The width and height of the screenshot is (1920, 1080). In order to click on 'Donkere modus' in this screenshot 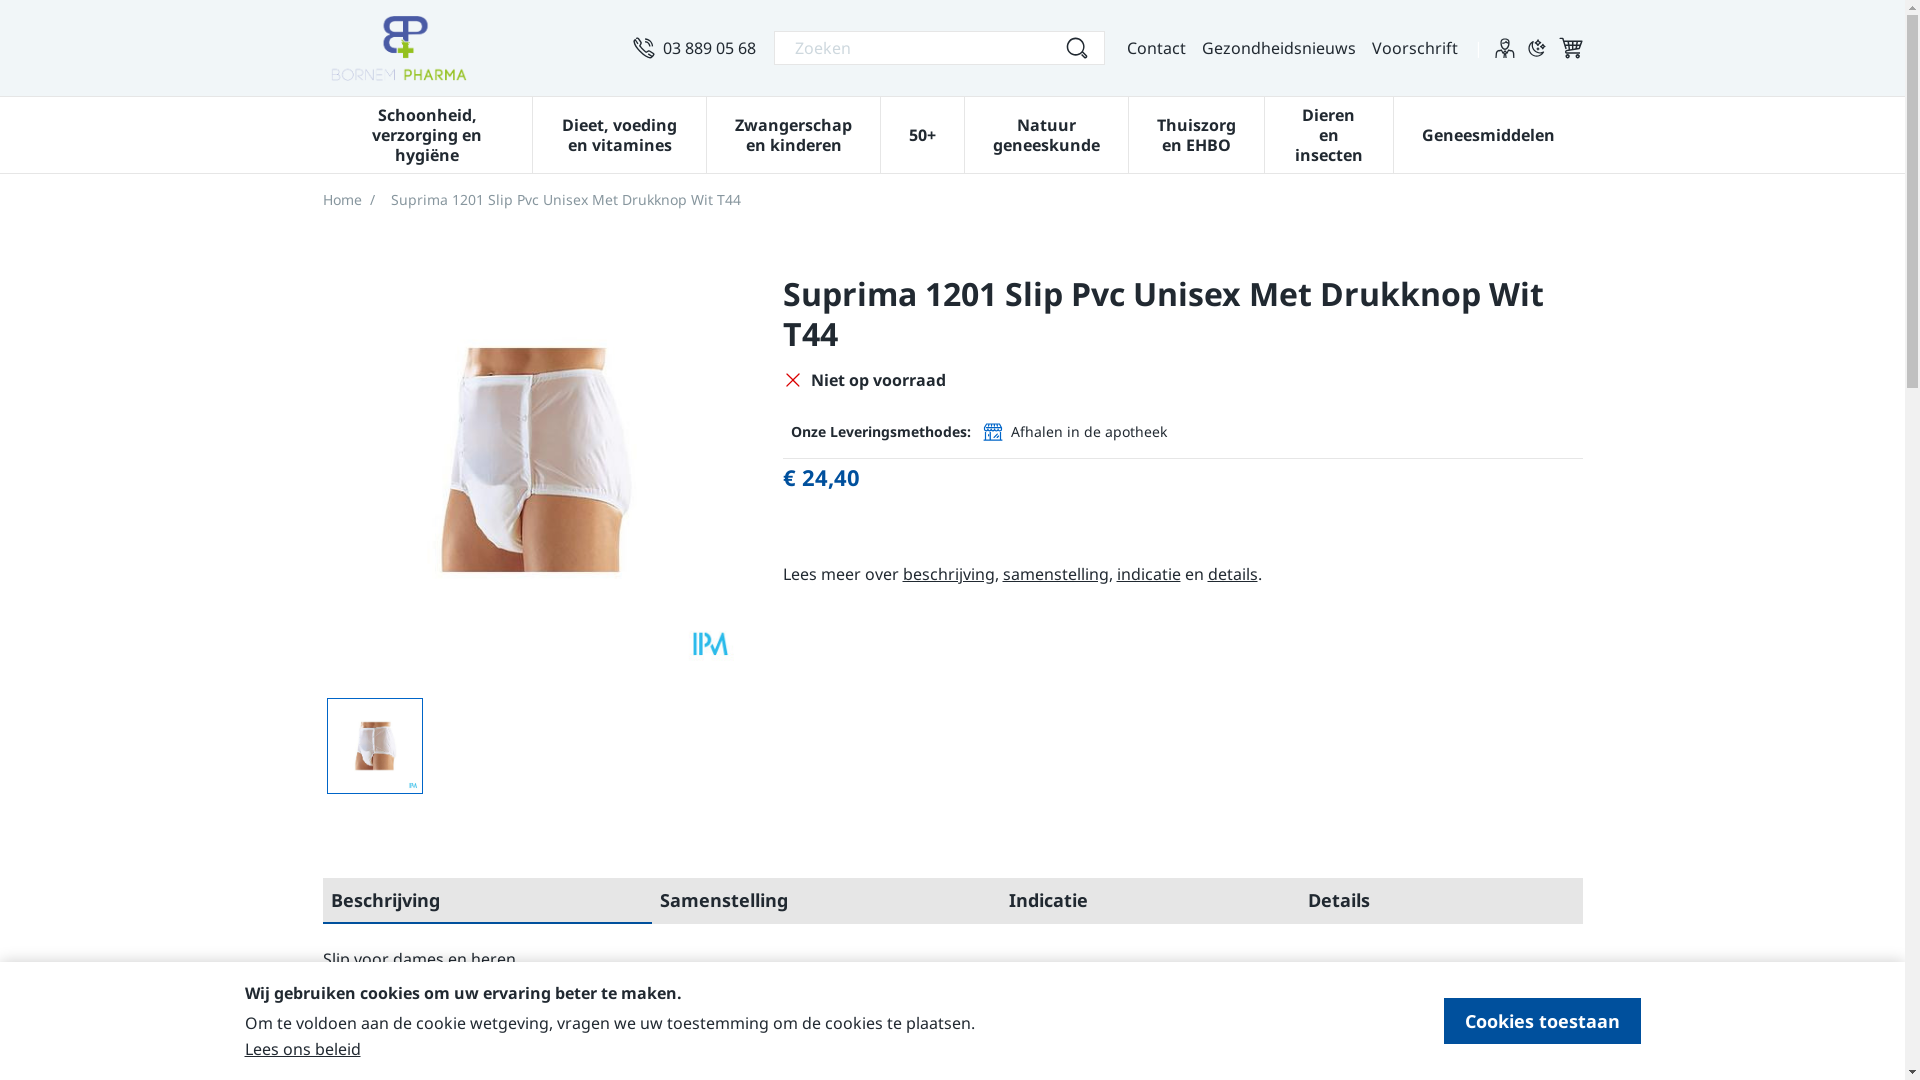, I will do `click(1535, 46)`.